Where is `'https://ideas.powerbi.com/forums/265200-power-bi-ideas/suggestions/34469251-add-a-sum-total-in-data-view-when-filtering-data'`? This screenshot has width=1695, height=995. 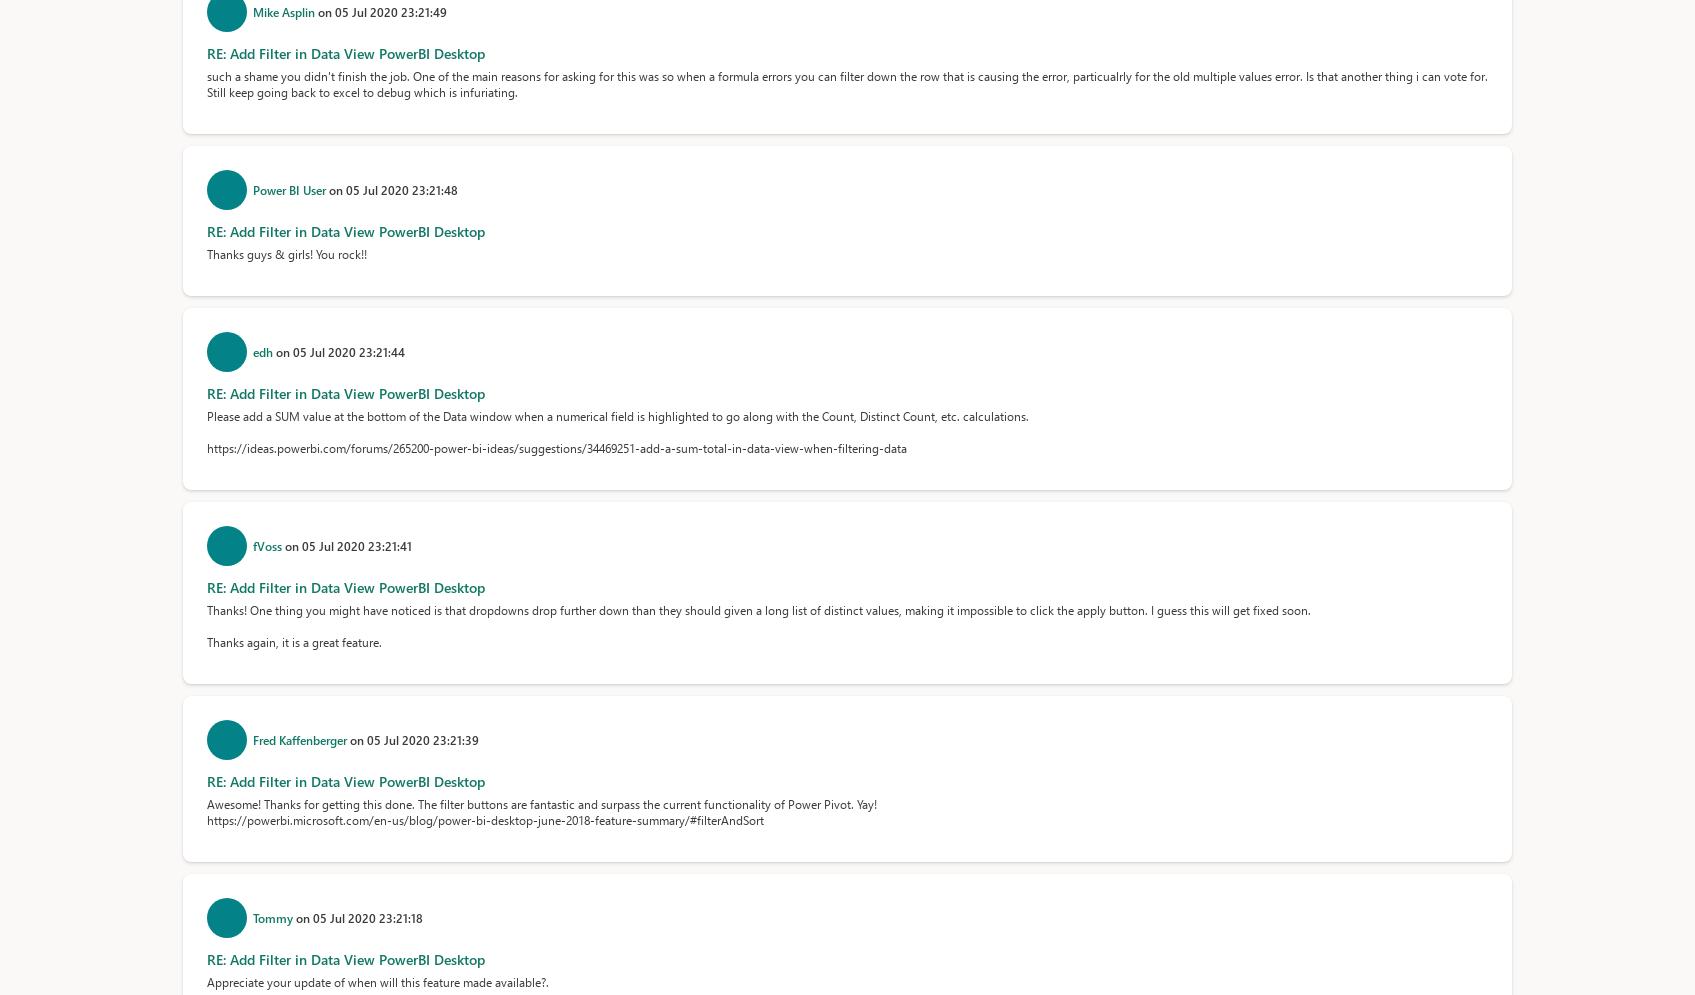
'https://ideas.powerbi.com/forums/265200-power-bi-ideas/suggestions/34469251-add-a-sum-total-in-data-view-when-filtering-data' is located at coordinates (555, 447).